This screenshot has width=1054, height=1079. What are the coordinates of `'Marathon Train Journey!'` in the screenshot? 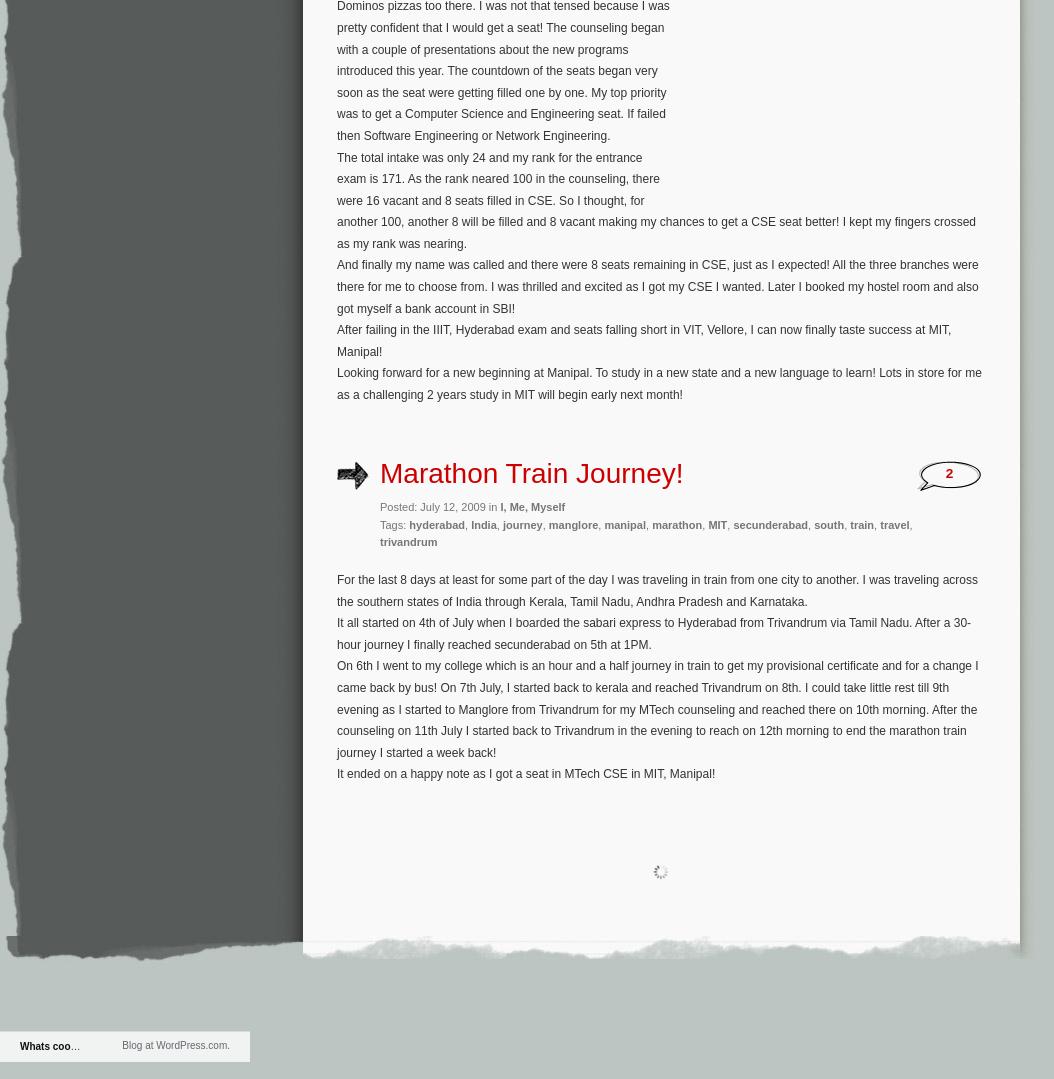 It's located at (531, 472).